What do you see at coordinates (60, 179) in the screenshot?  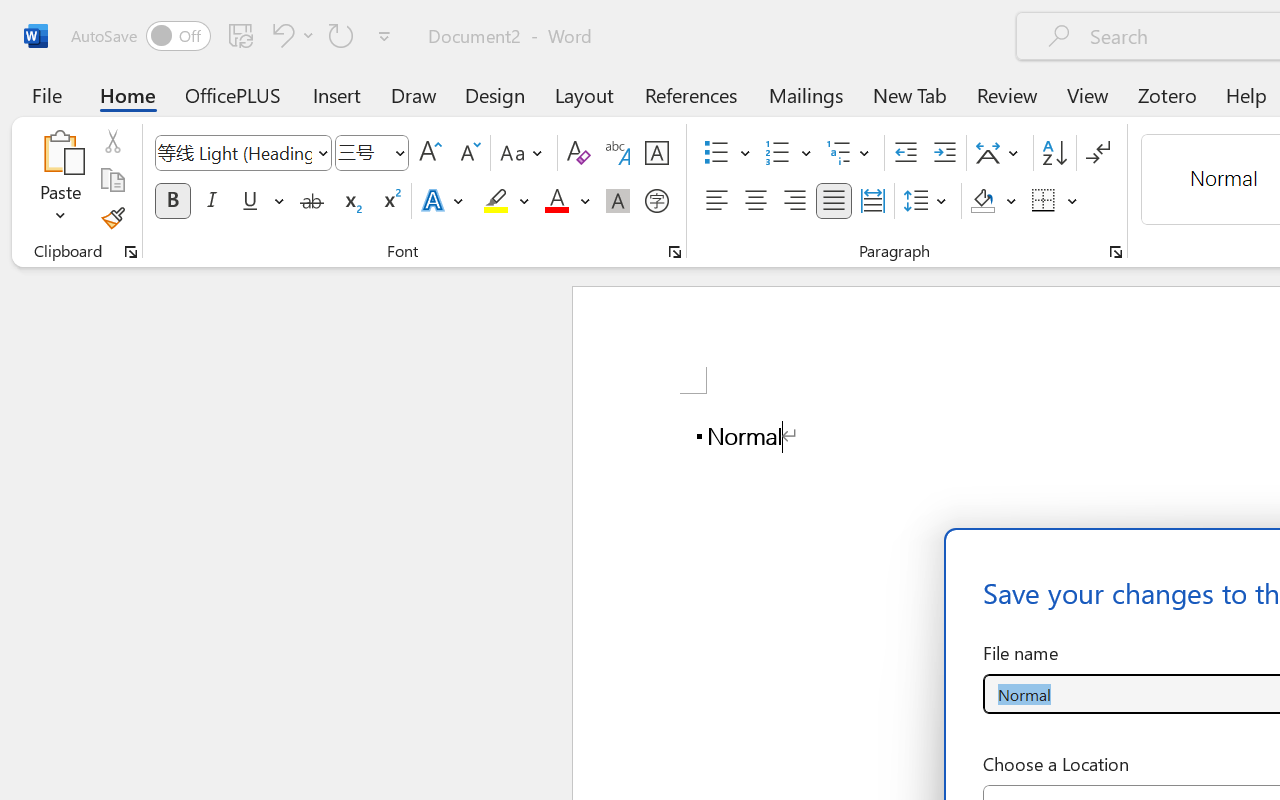 I see `'Paste'` at bounding box center [60, 179].